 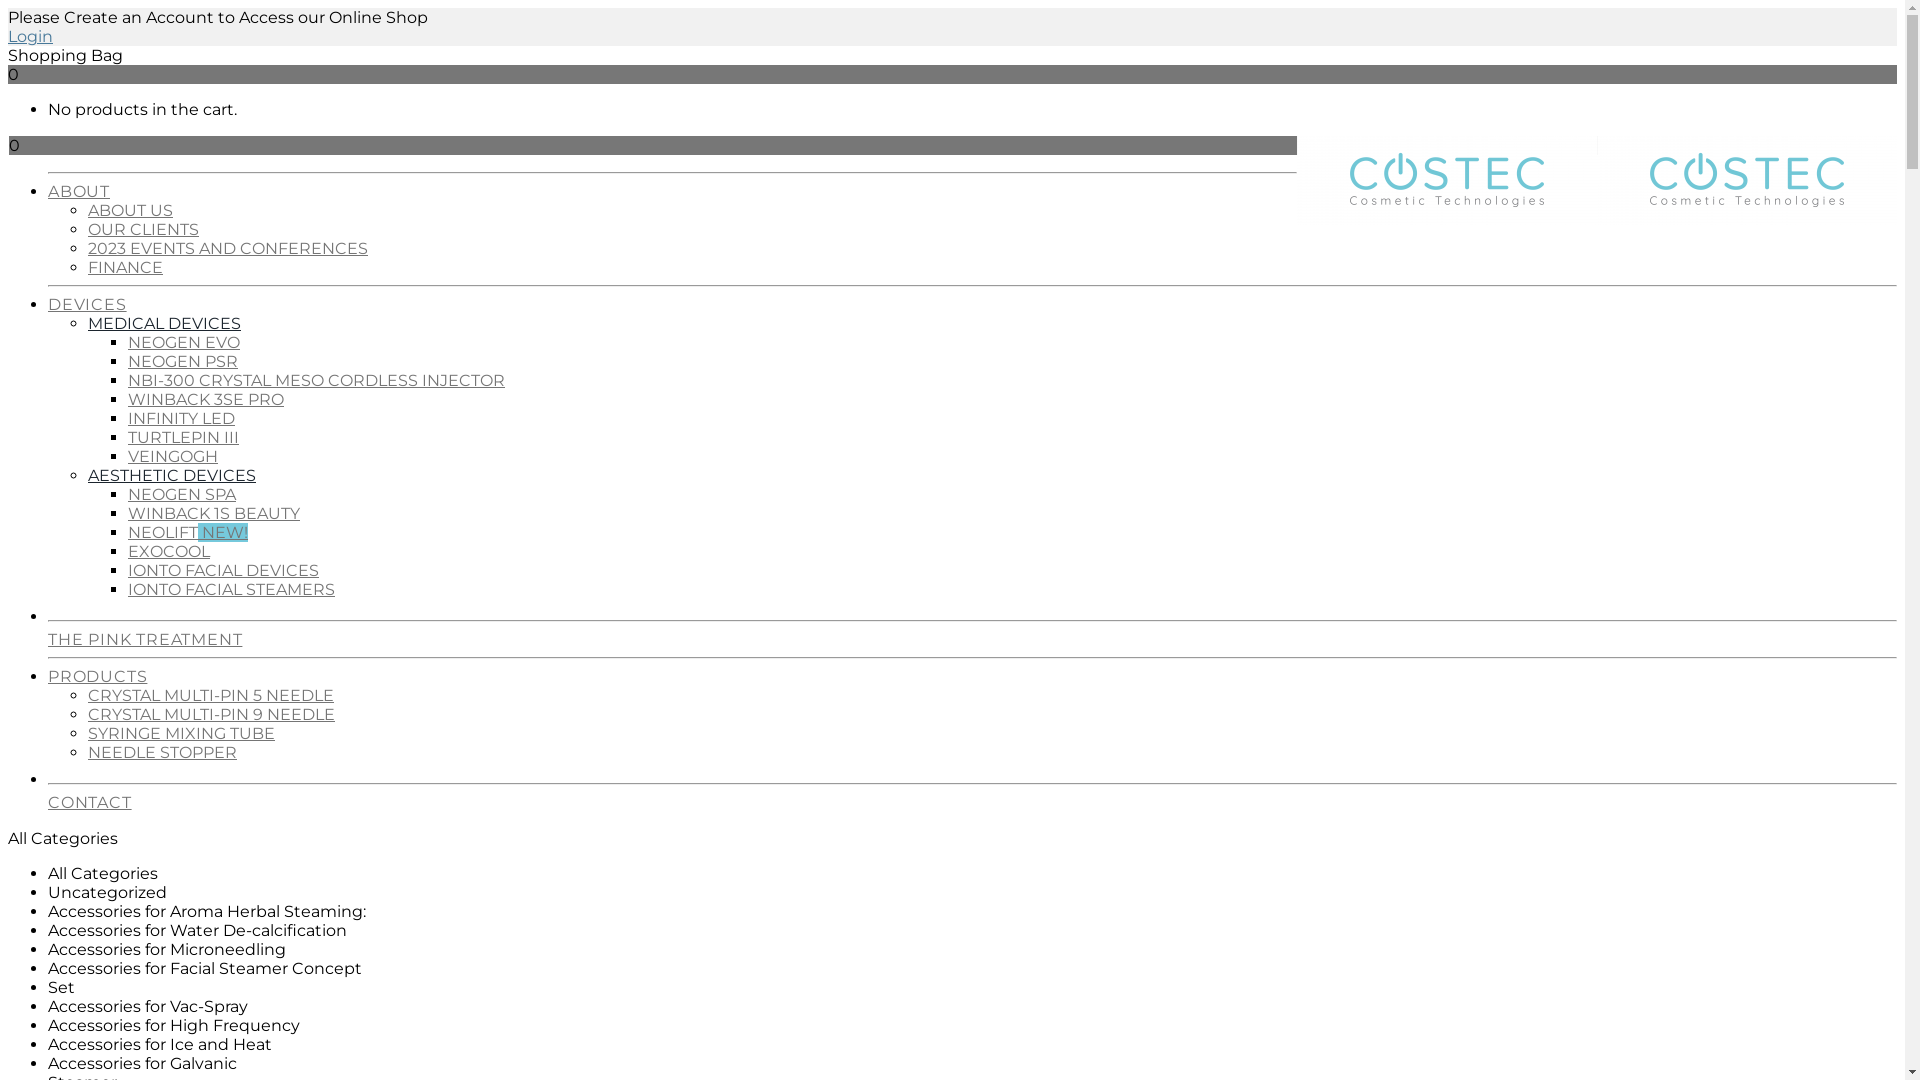 What do you see at coordinates (214, 512) in the screenshot?
I see `'WINBACK 1S BEAUTY'` at bounding box center [214, 512].